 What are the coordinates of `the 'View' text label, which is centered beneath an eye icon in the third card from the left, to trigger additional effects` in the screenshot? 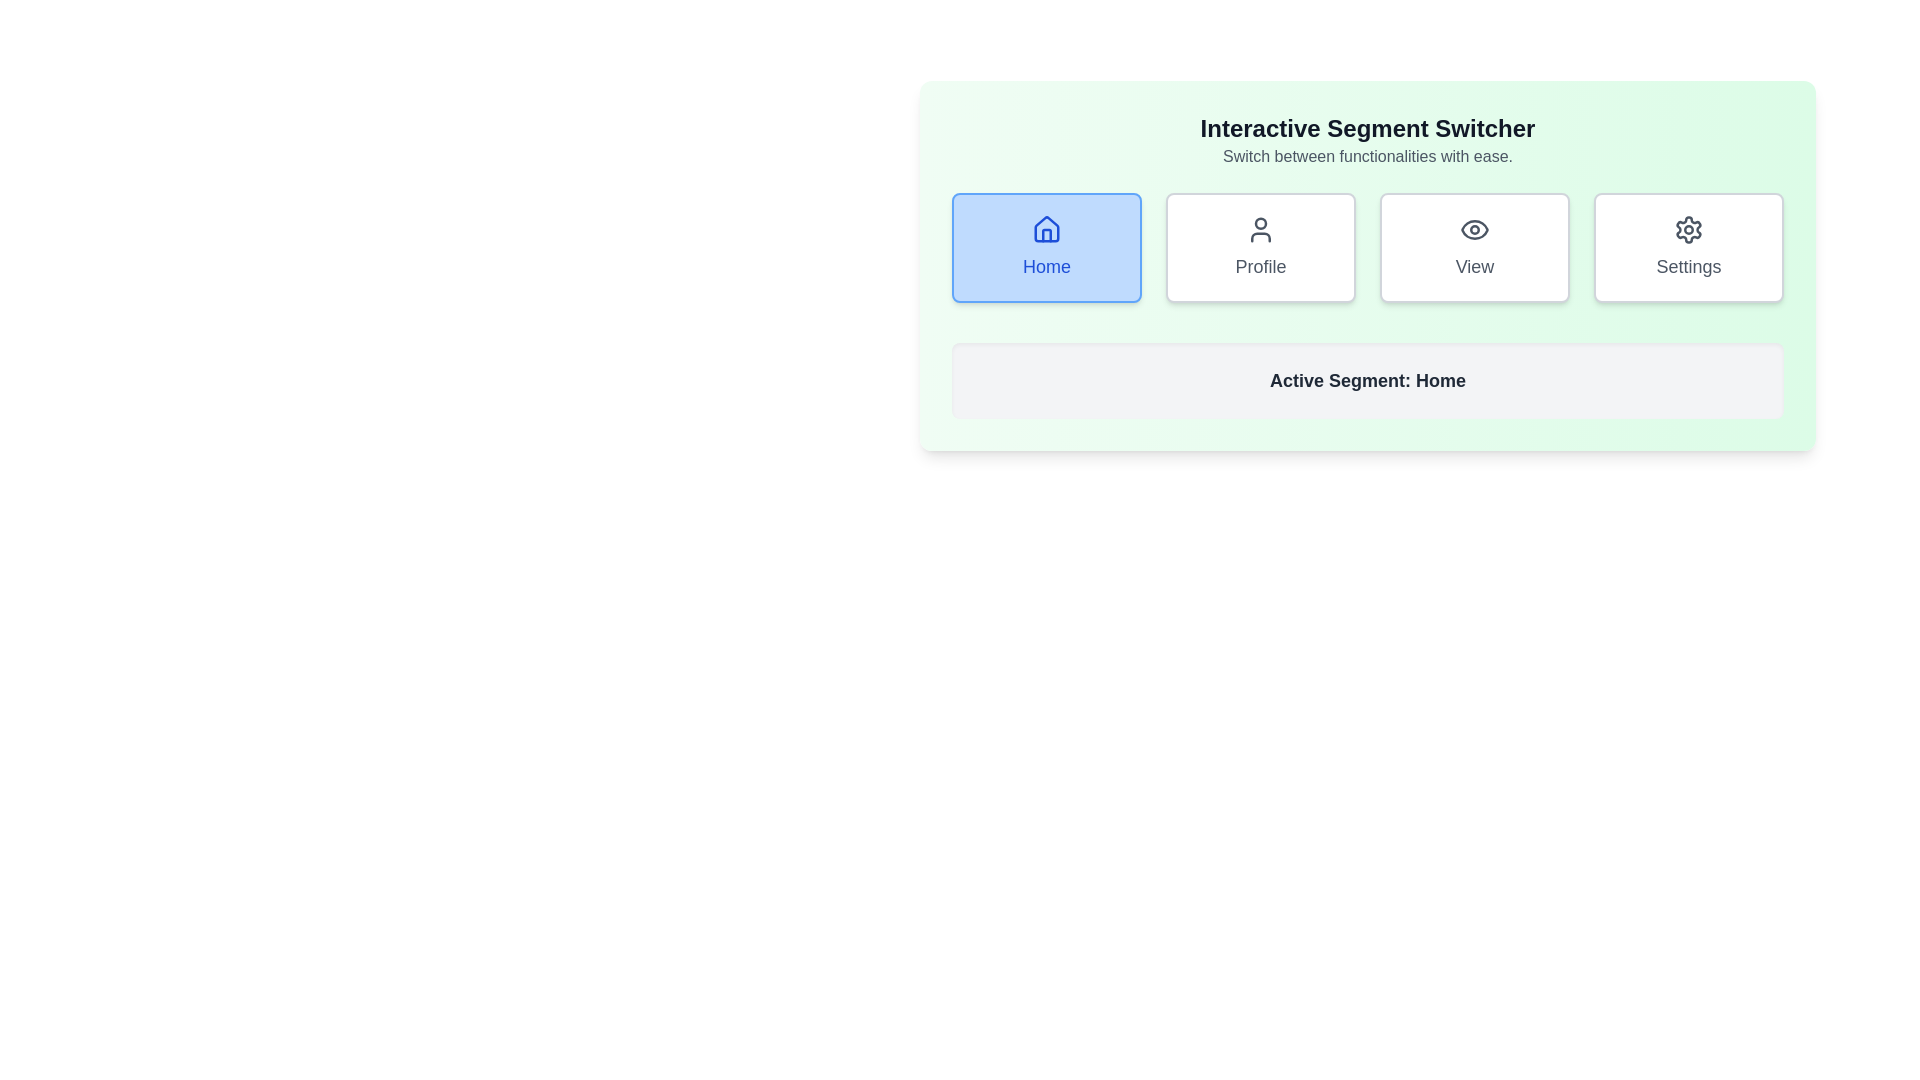 It's located at (1474, 265).